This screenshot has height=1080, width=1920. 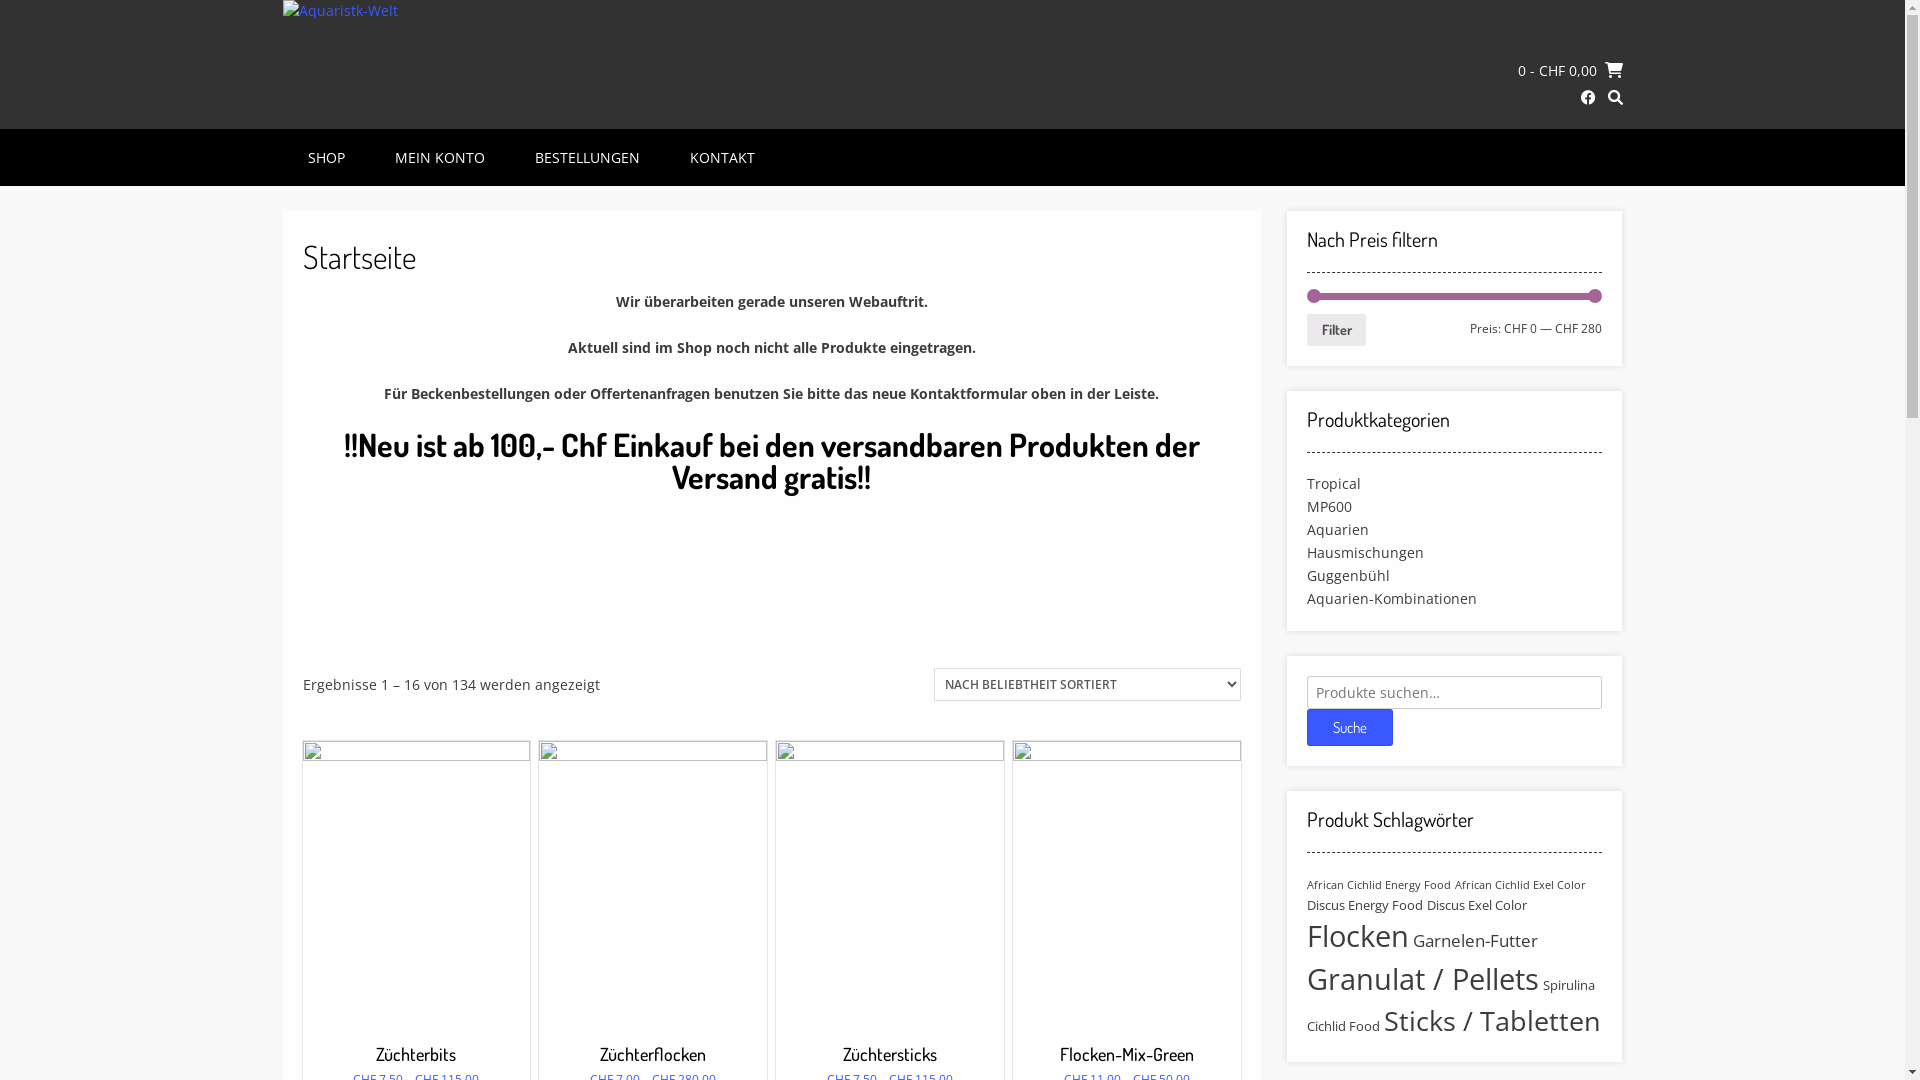 What do you see at coordinates (1358, 936) in the screenshot?
I see `'Flocken'` at bounding box center [1358, 936].